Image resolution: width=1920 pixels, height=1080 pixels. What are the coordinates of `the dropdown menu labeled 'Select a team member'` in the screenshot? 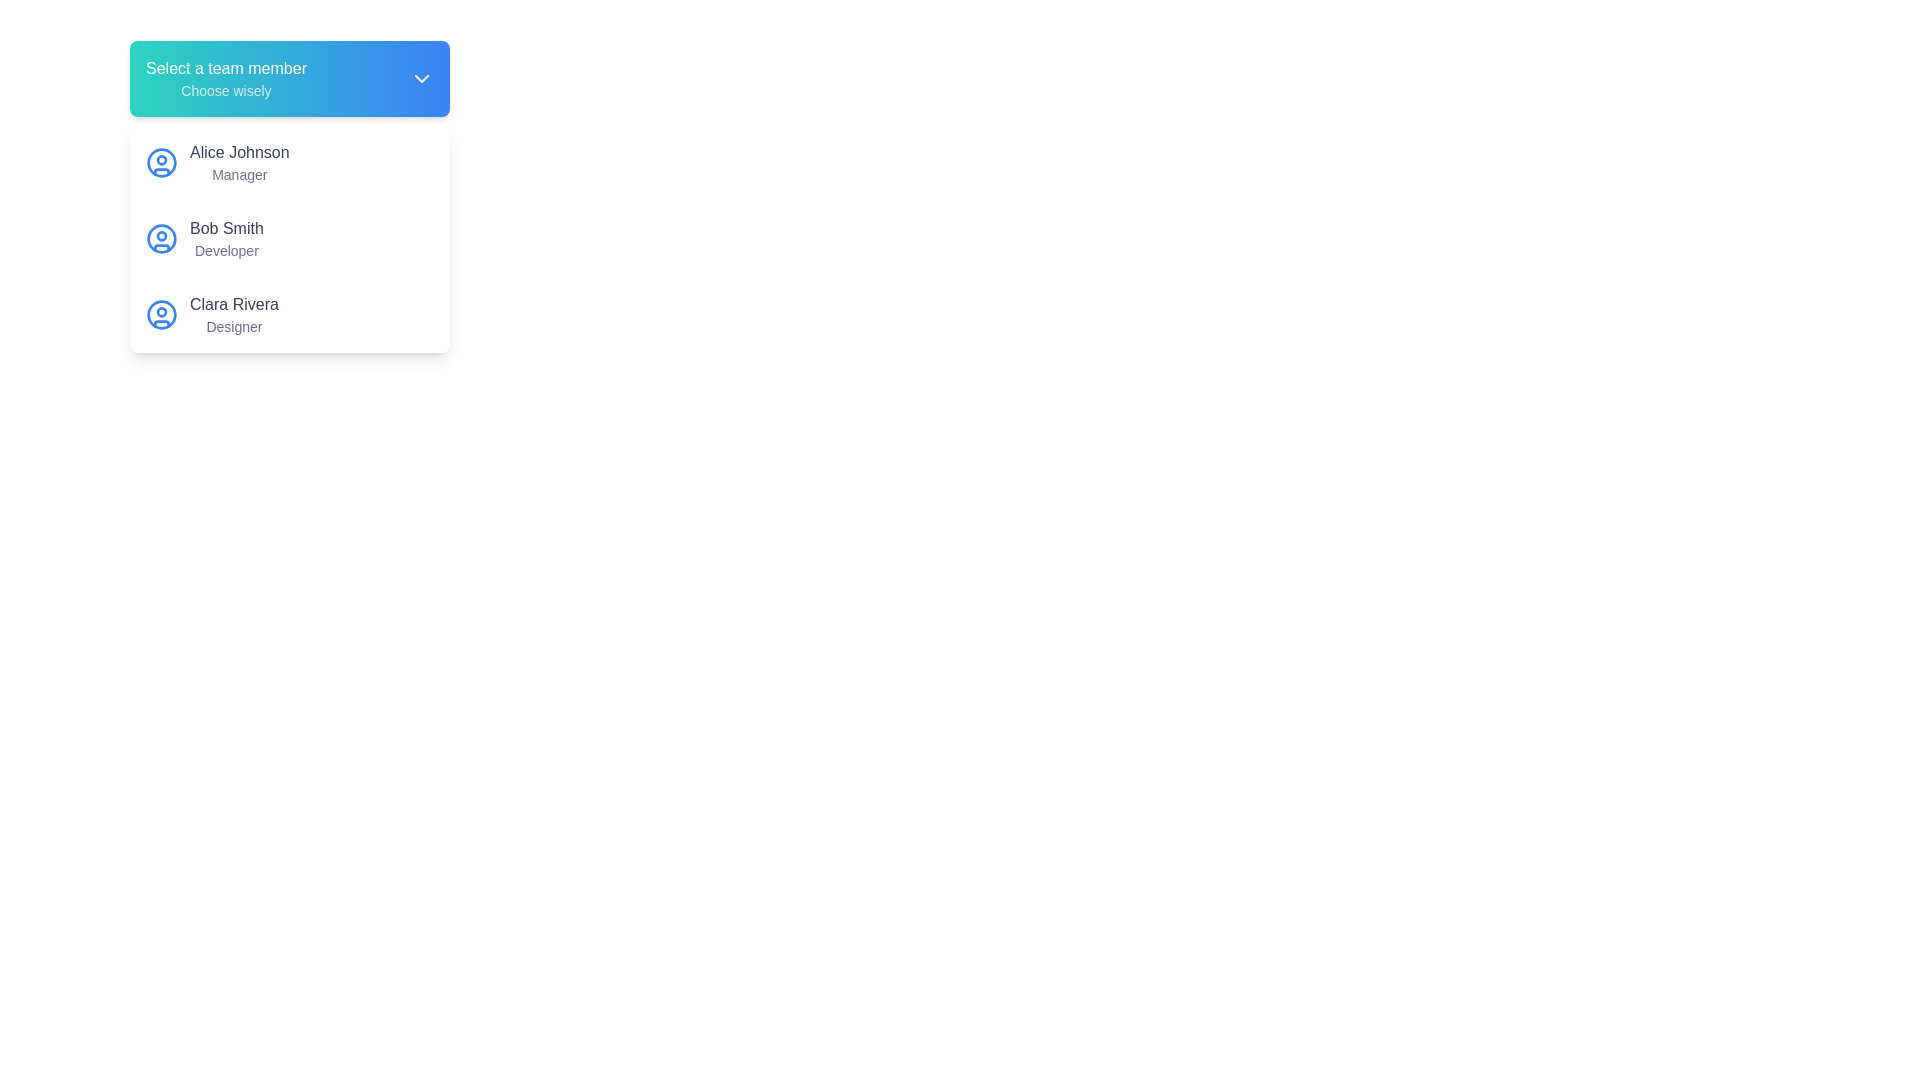 It's located at (288, 77).